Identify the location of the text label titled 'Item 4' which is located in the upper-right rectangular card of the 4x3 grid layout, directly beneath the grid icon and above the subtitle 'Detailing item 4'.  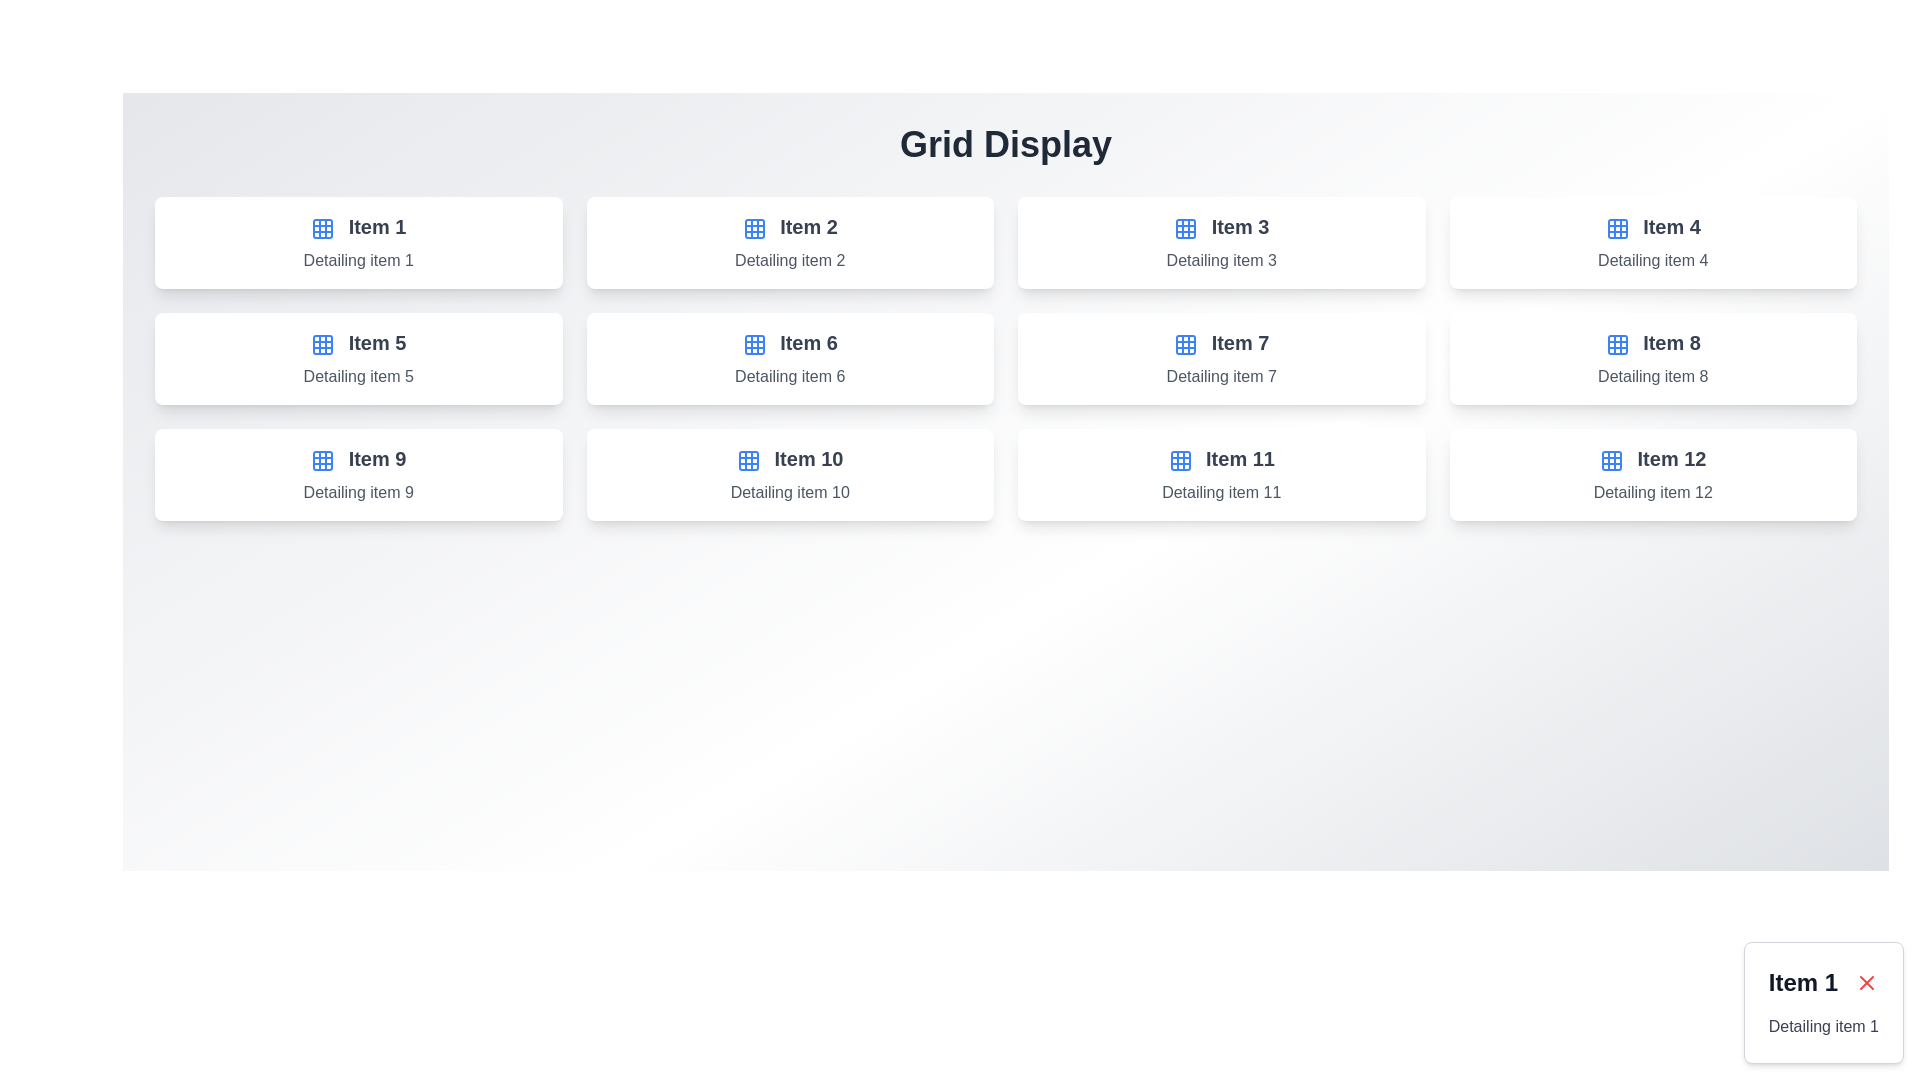
(1653, 226).